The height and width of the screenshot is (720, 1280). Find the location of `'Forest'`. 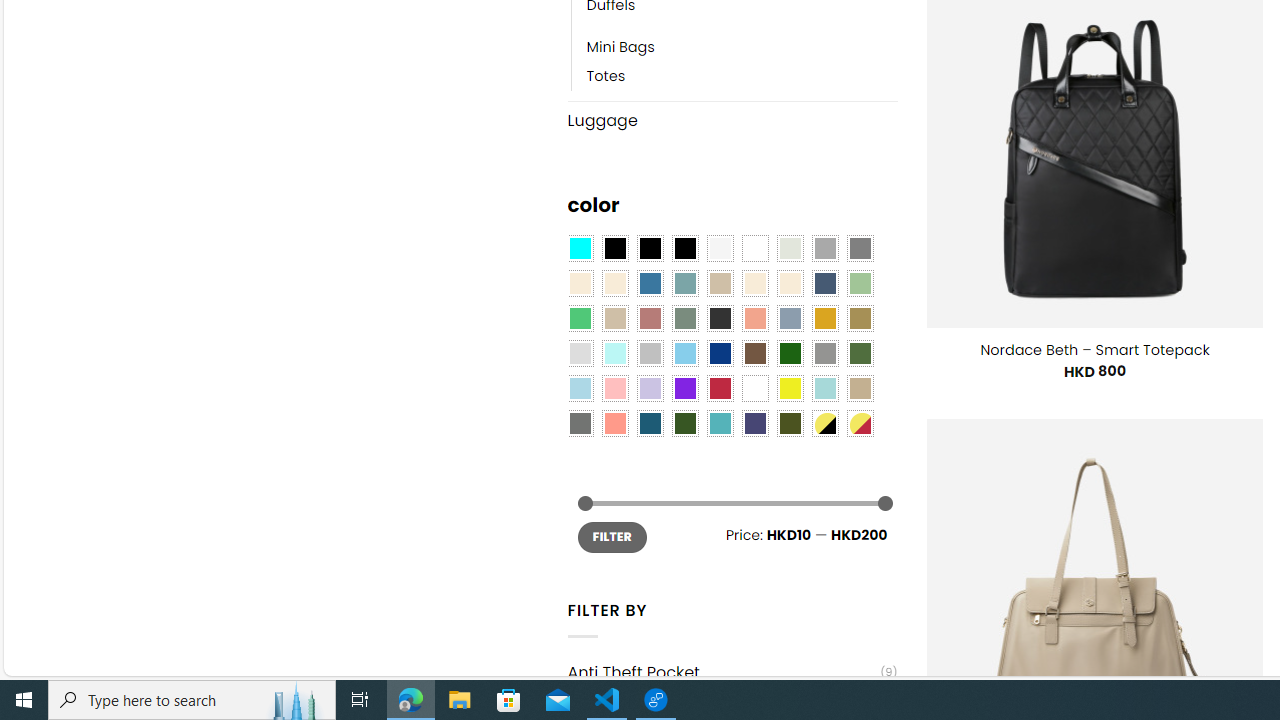

'Forest' is located at coordinates (684, 423).